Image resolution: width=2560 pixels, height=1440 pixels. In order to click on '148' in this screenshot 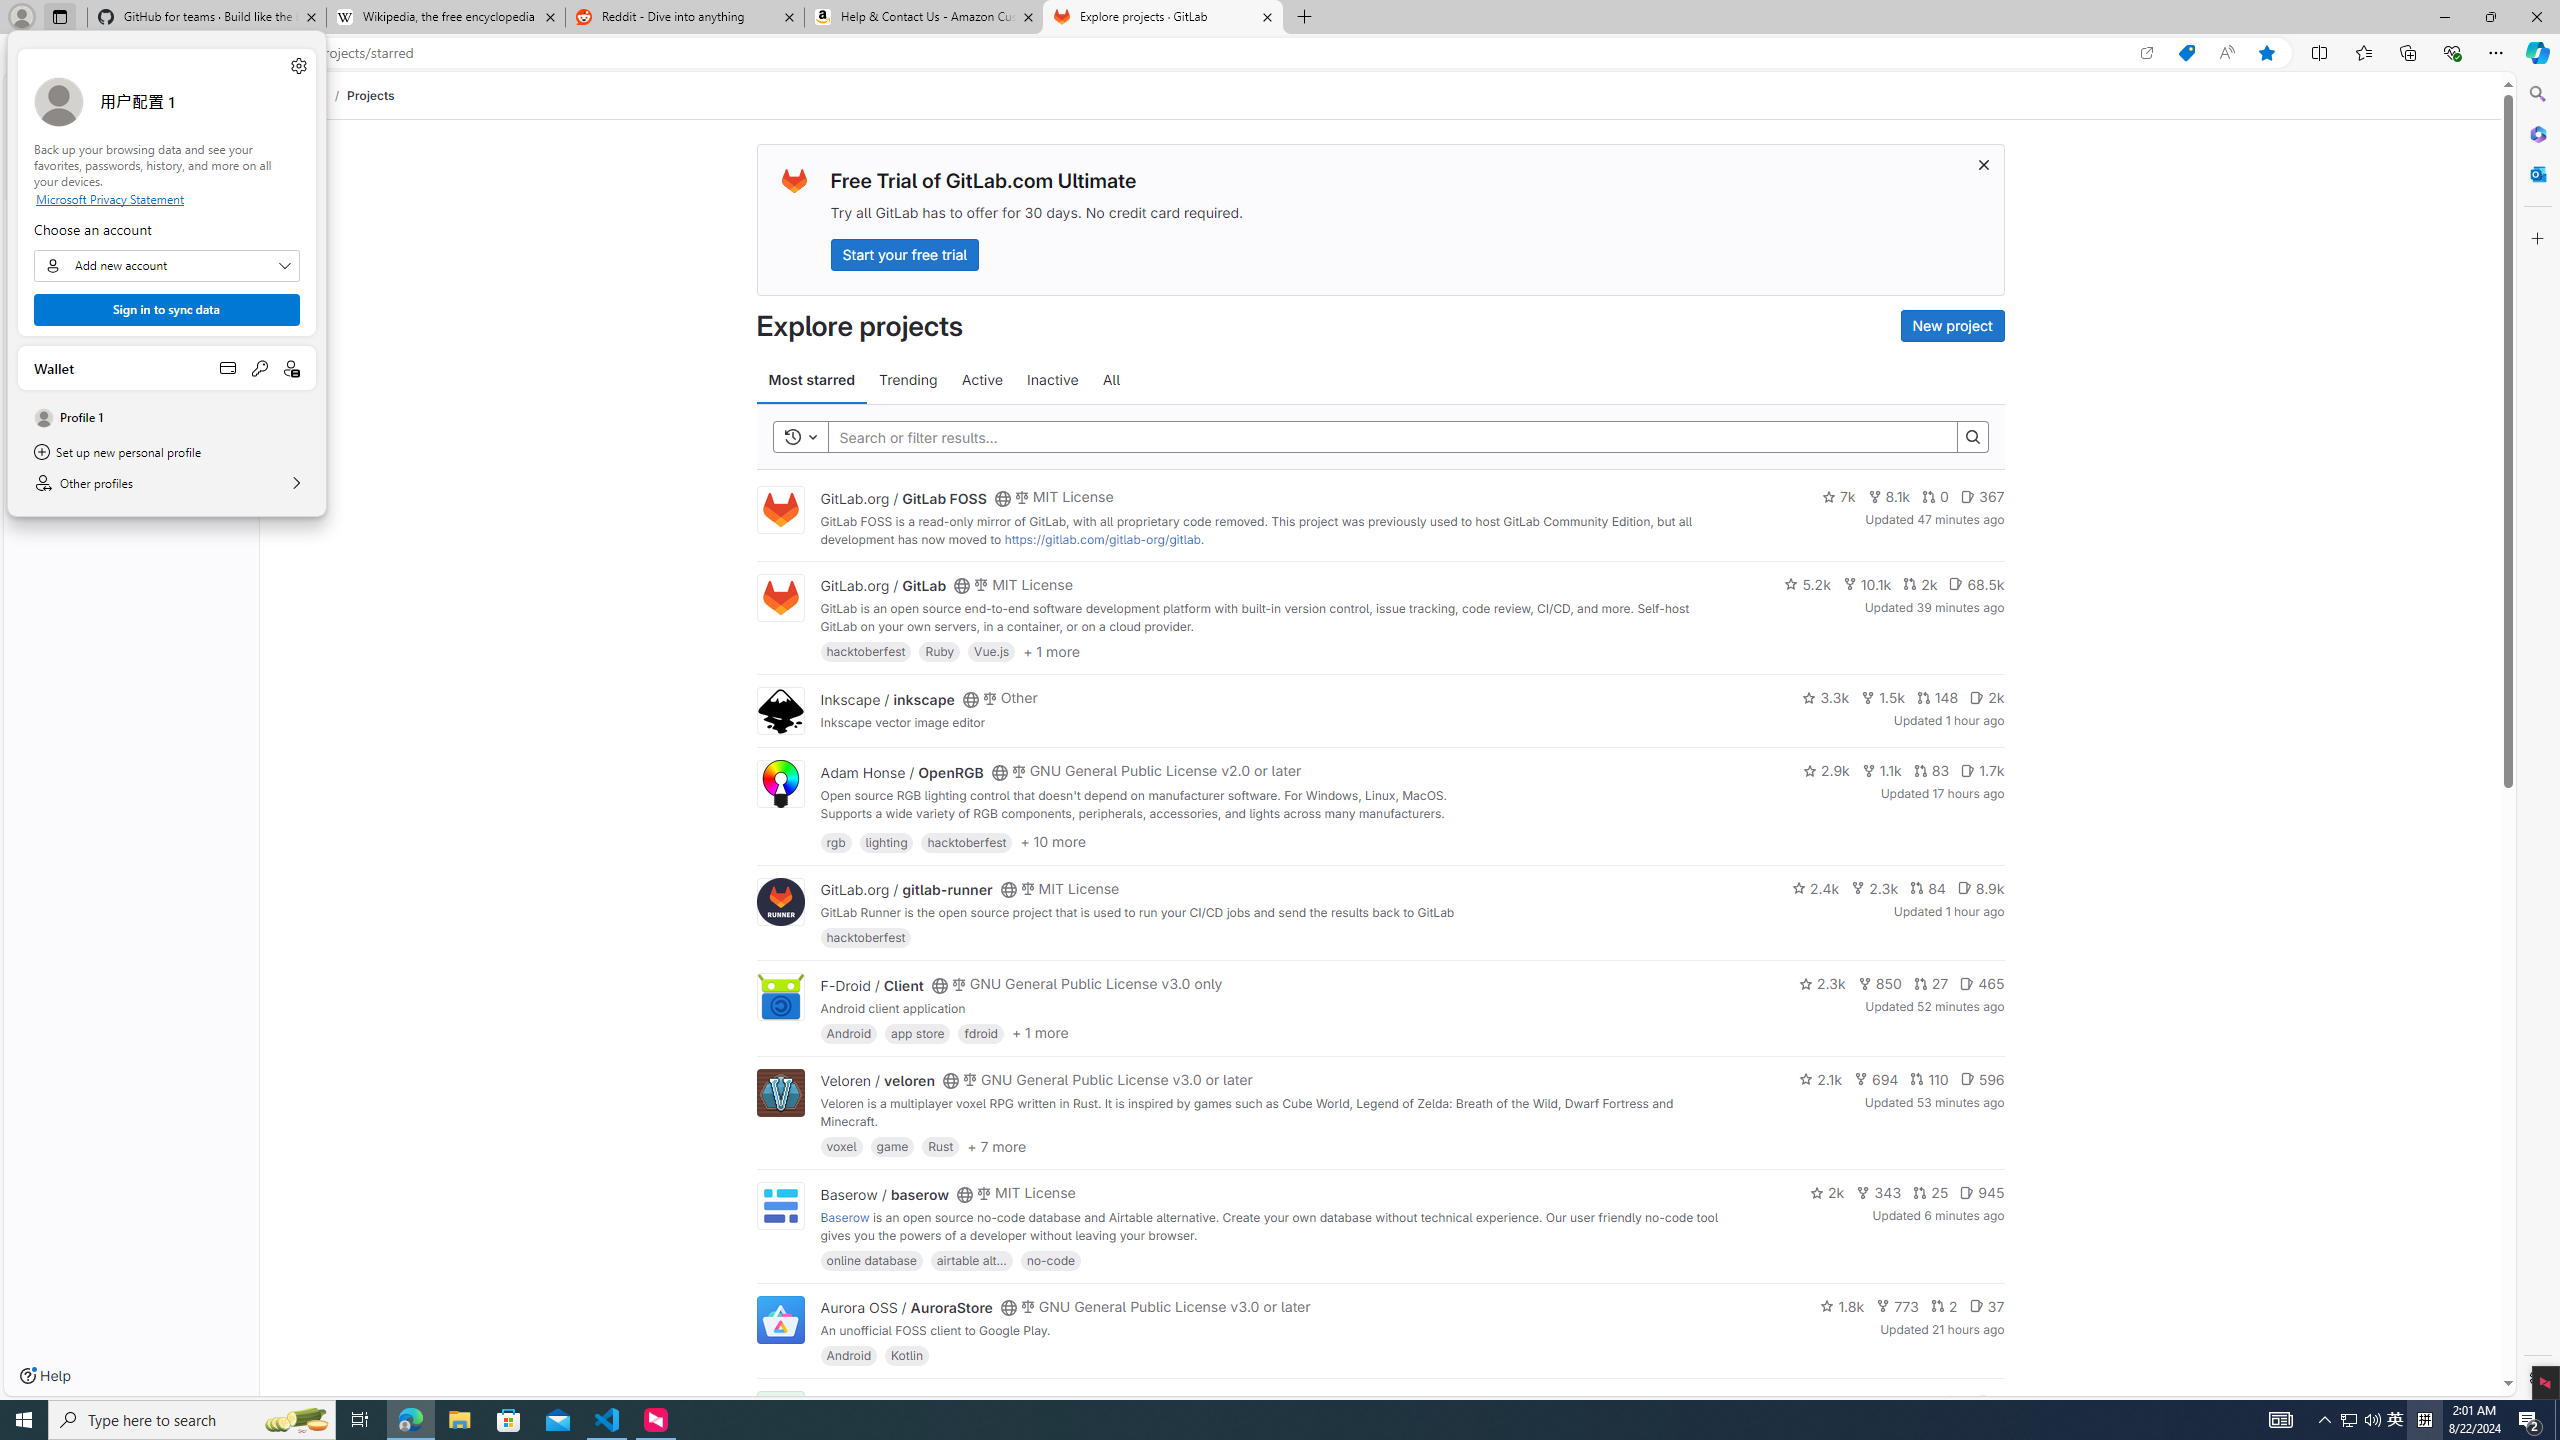, I will do `click(1936, 697)`.